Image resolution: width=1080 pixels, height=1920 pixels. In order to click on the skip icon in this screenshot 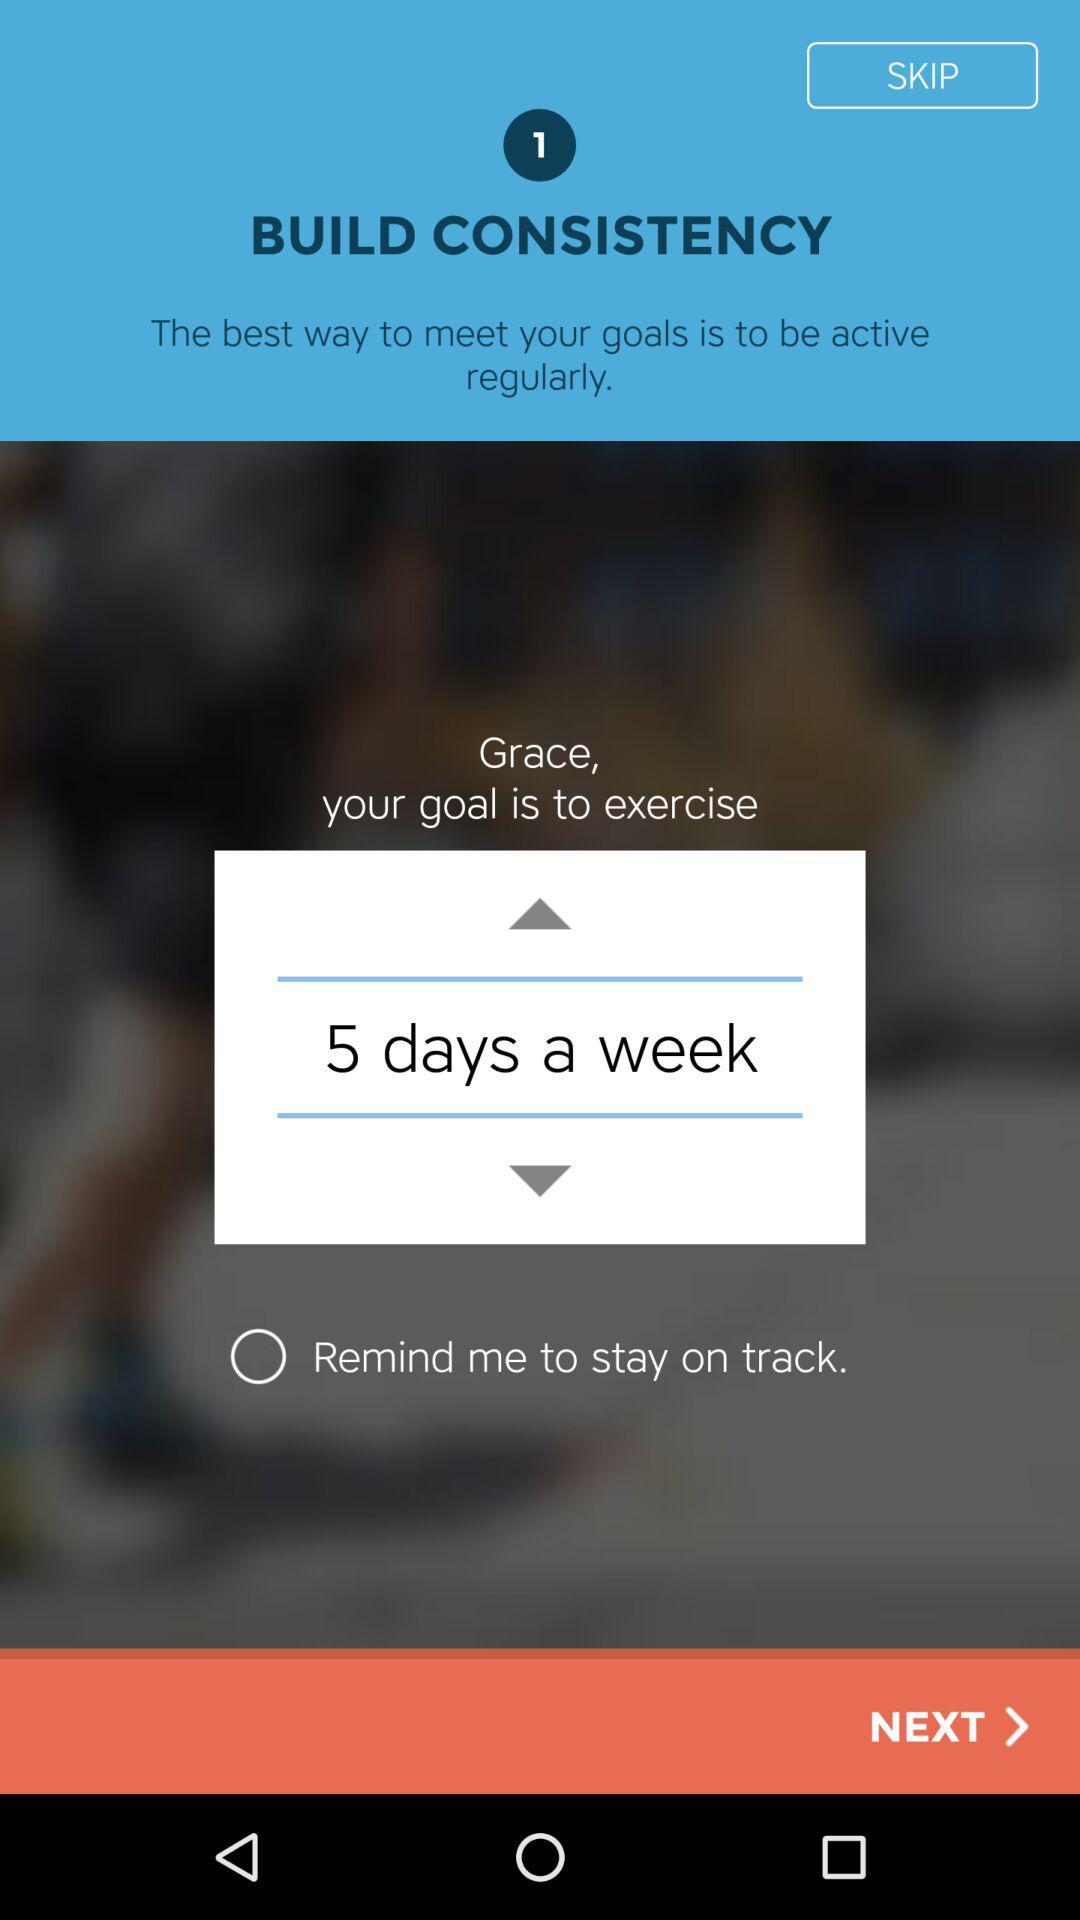, I will do `click(922, 75)`.